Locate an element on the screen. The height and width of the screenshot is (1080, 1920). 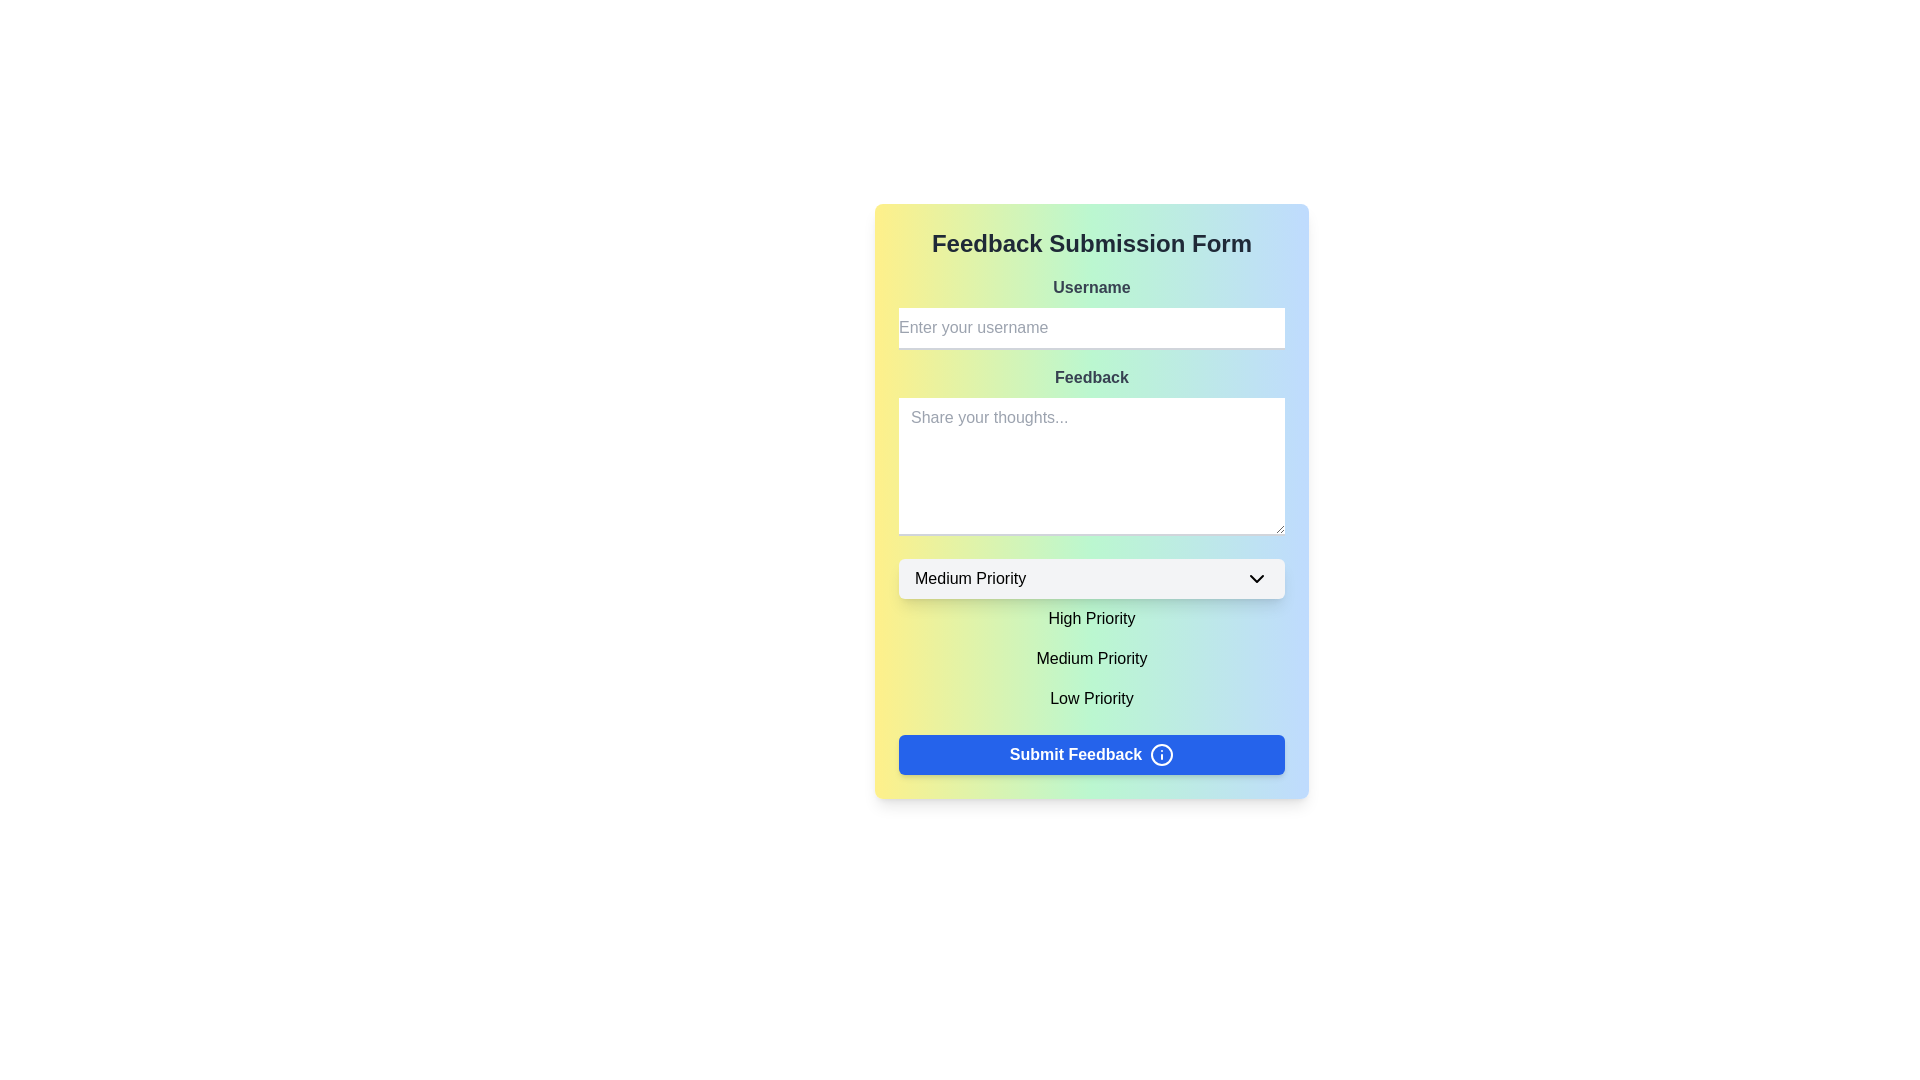
the username input field in the 'Feedback Submission Form' to focus and type is located at coordinates (1090, 312).